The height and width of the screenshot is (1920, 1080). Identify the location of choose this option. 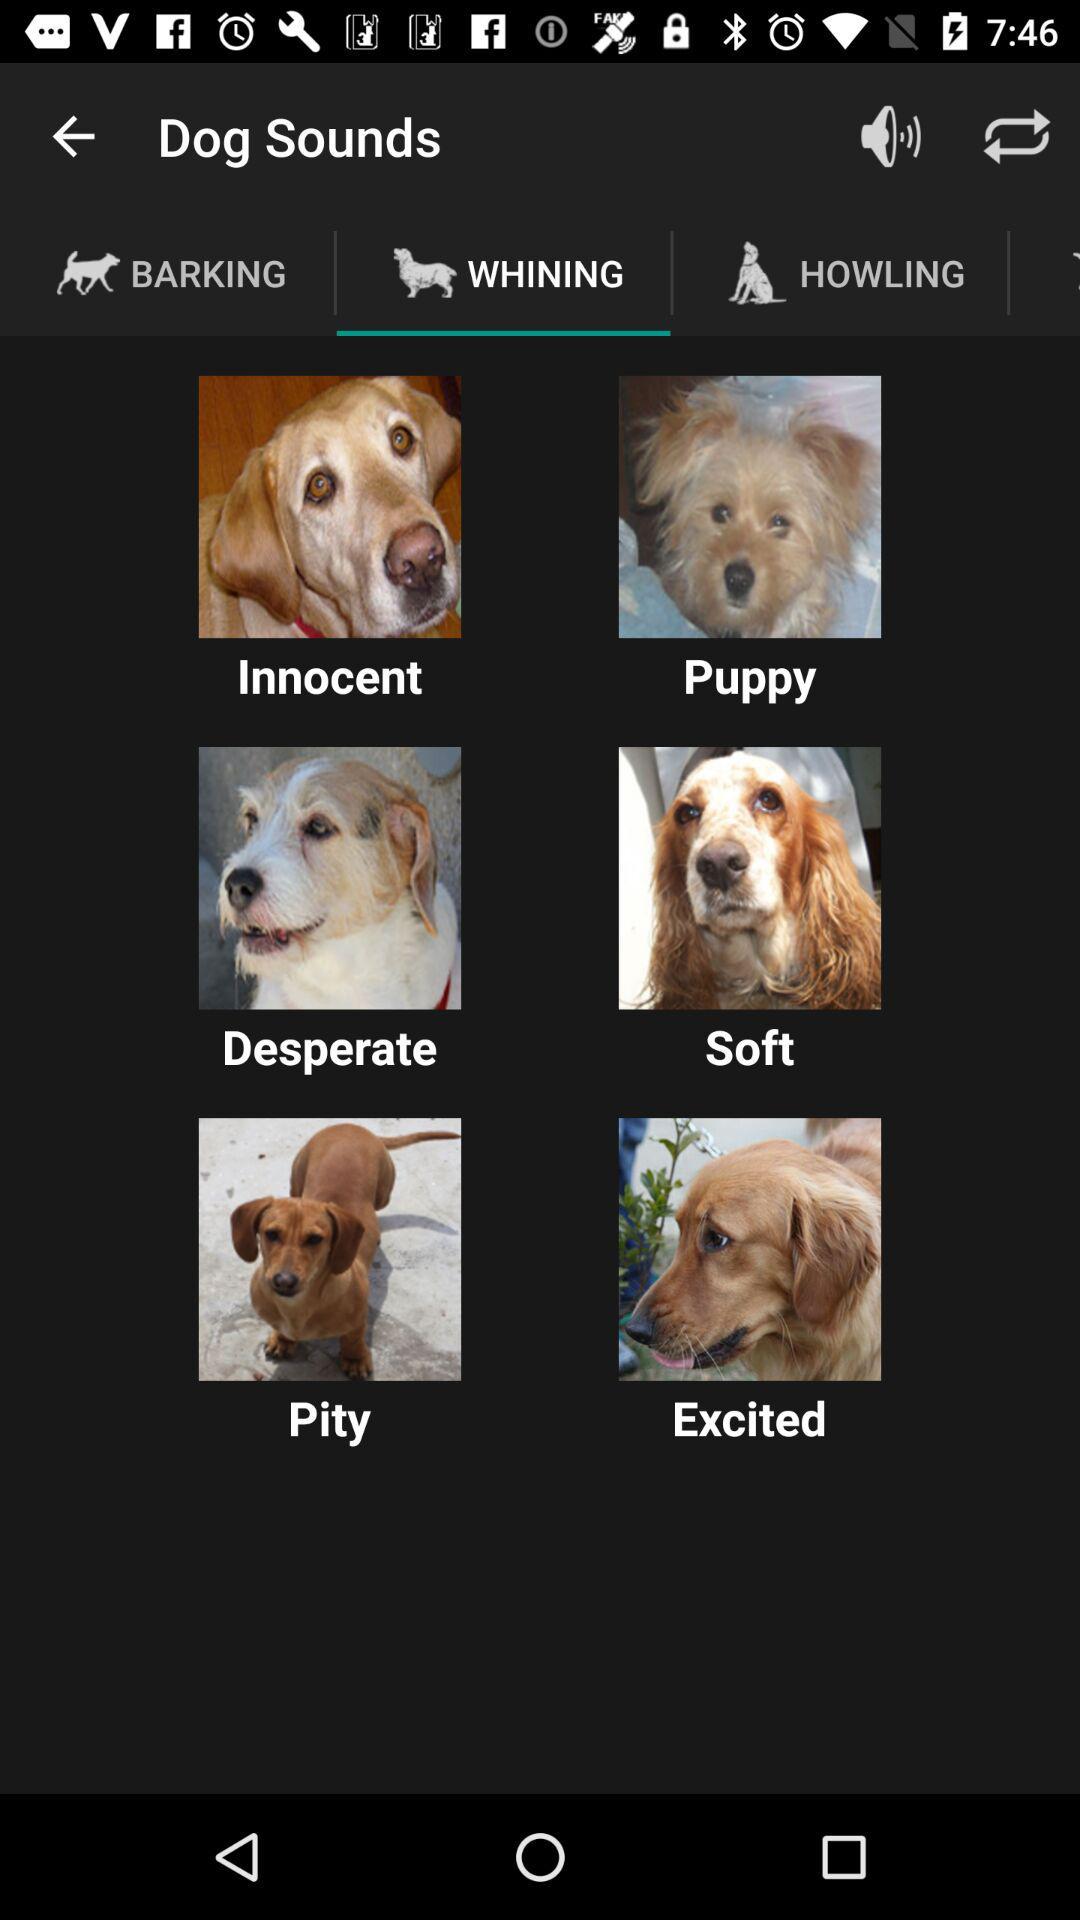
(329, 507).